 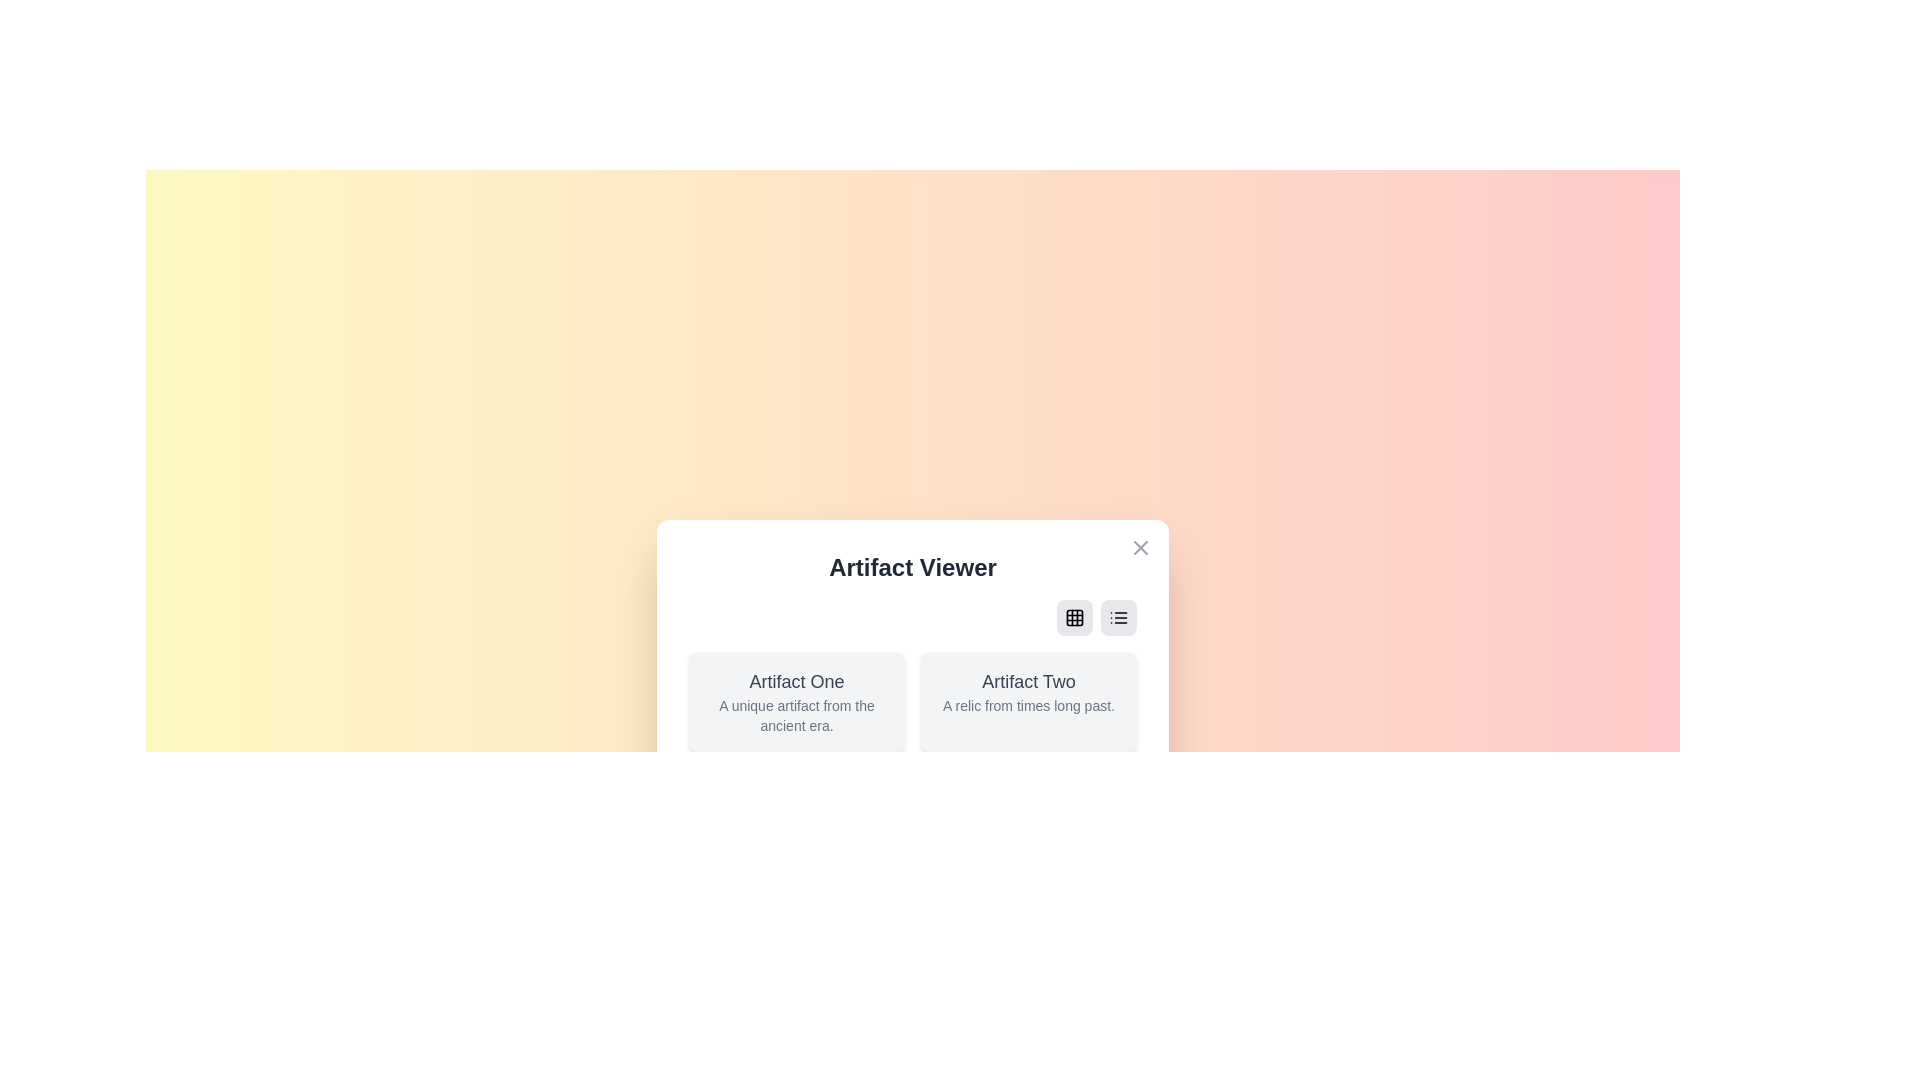 I want to click on button with the list icon to switch the view to list layout, so click(x=1117, y=616).